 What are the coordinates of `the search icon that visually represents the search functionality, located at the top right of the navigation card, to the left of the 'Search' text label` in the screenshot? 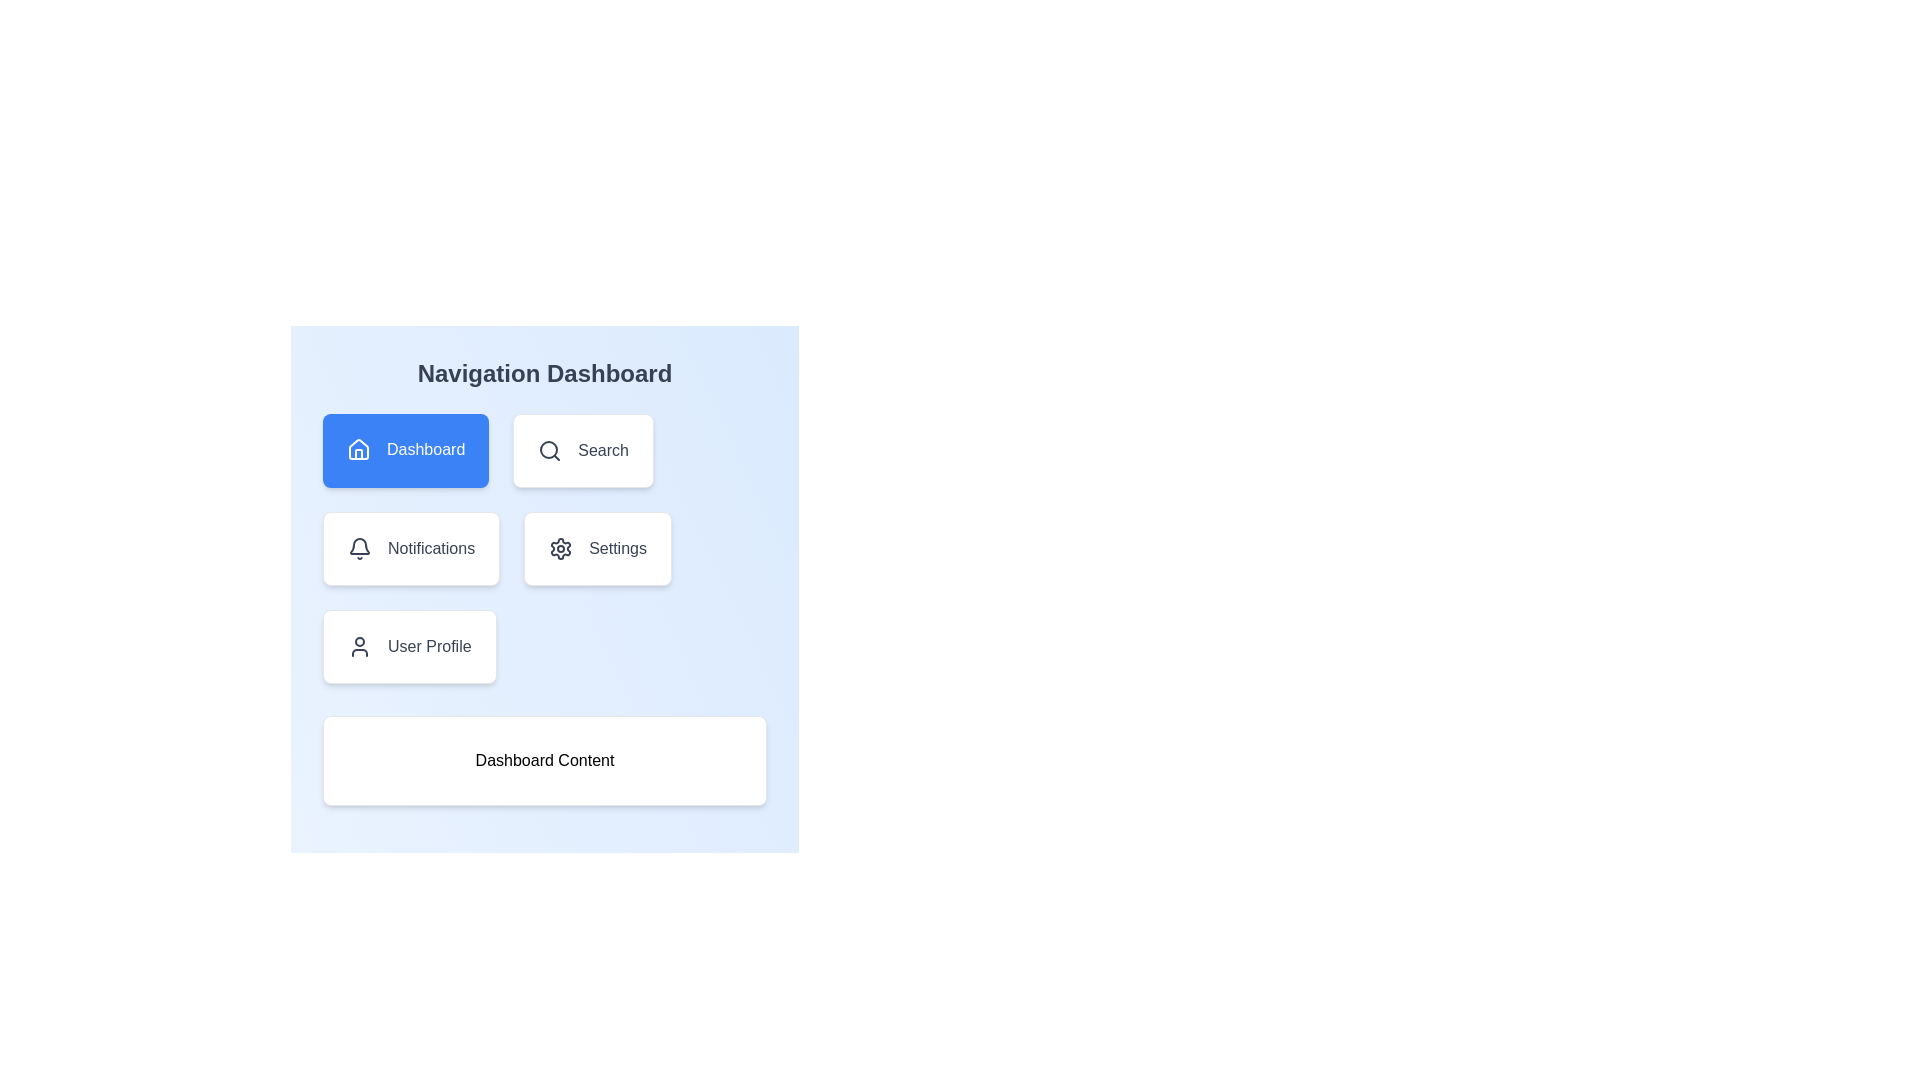 It's located at (550, 451).